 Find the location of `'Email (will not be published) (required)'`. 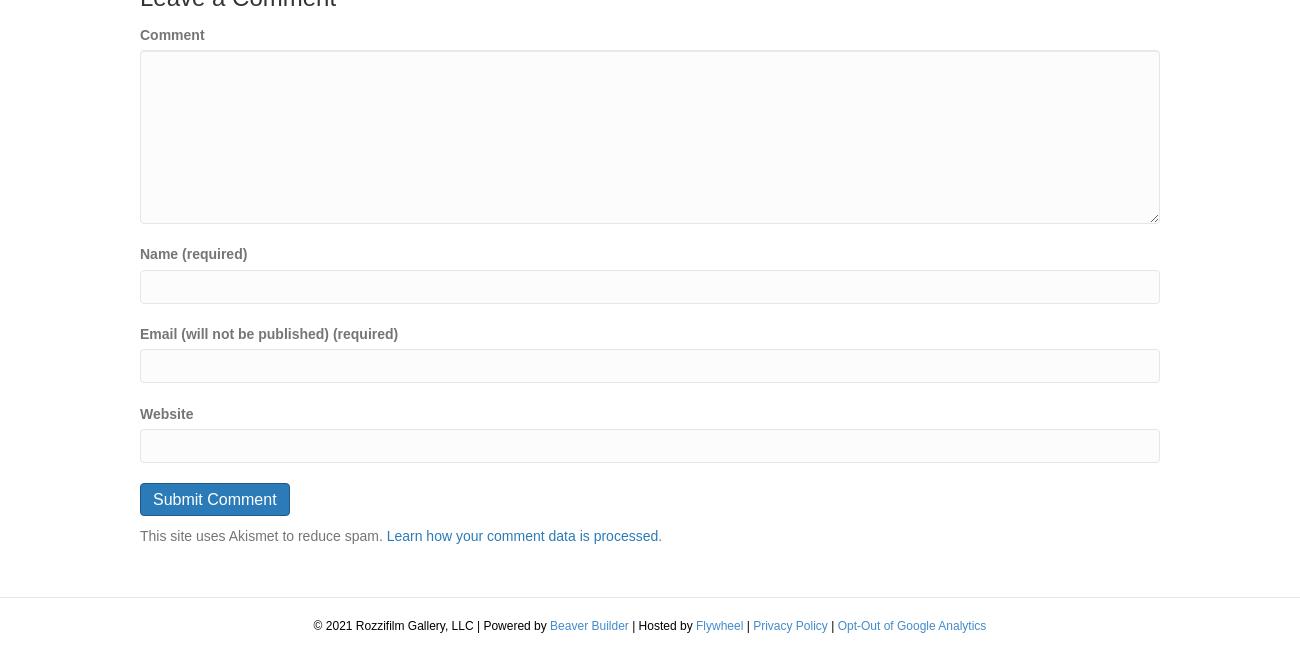

'Email (will not be published) (required)' is located at coordinates (267, 332).